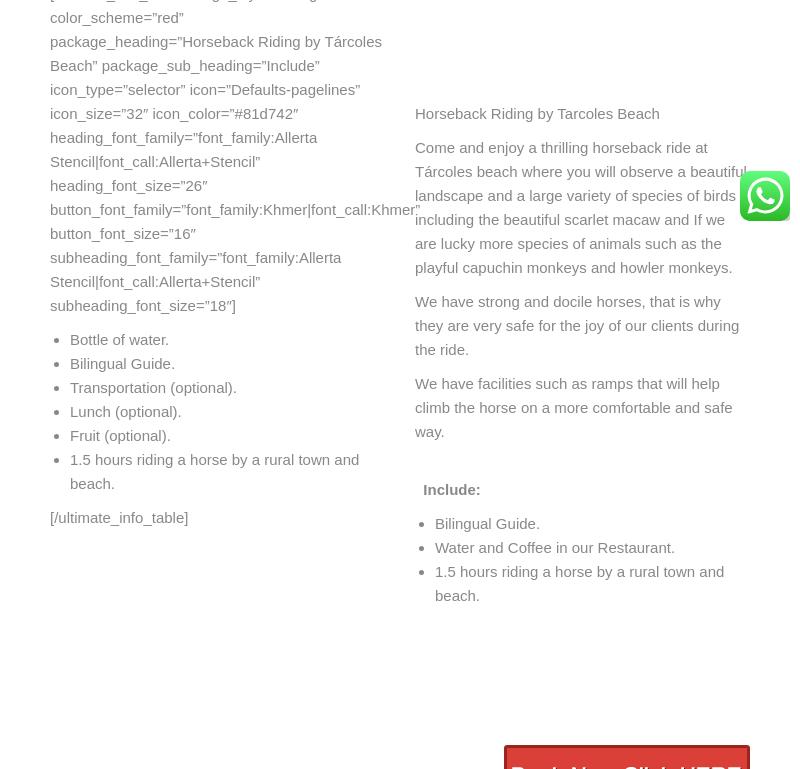 Image resolution: width=800 pixels, height=769 pixels. I want to click on 'Bottle of water.', so click(70, 338).